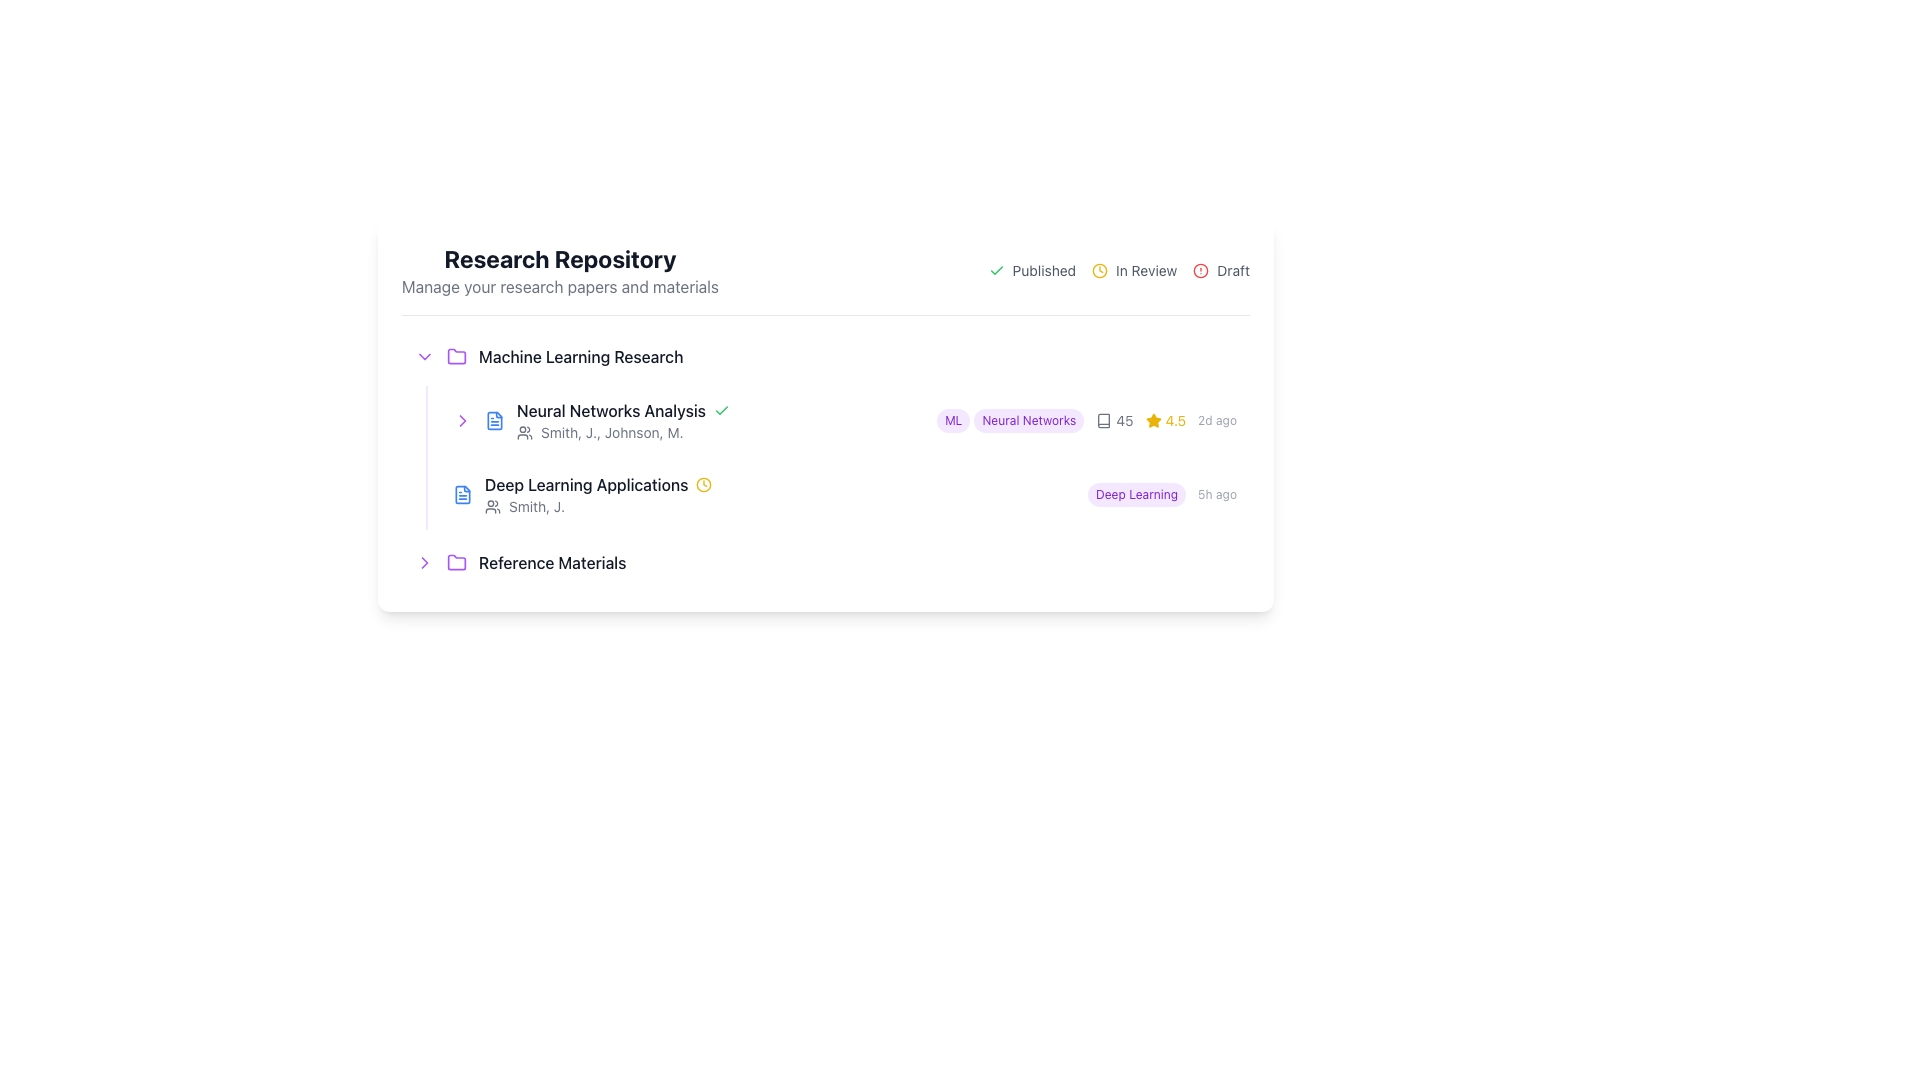  I want to click on the icon representing the folder for 'Machine Learning Research', which is located to the immediate left of the text in the 'Research Repository' section, so click(455, 356).